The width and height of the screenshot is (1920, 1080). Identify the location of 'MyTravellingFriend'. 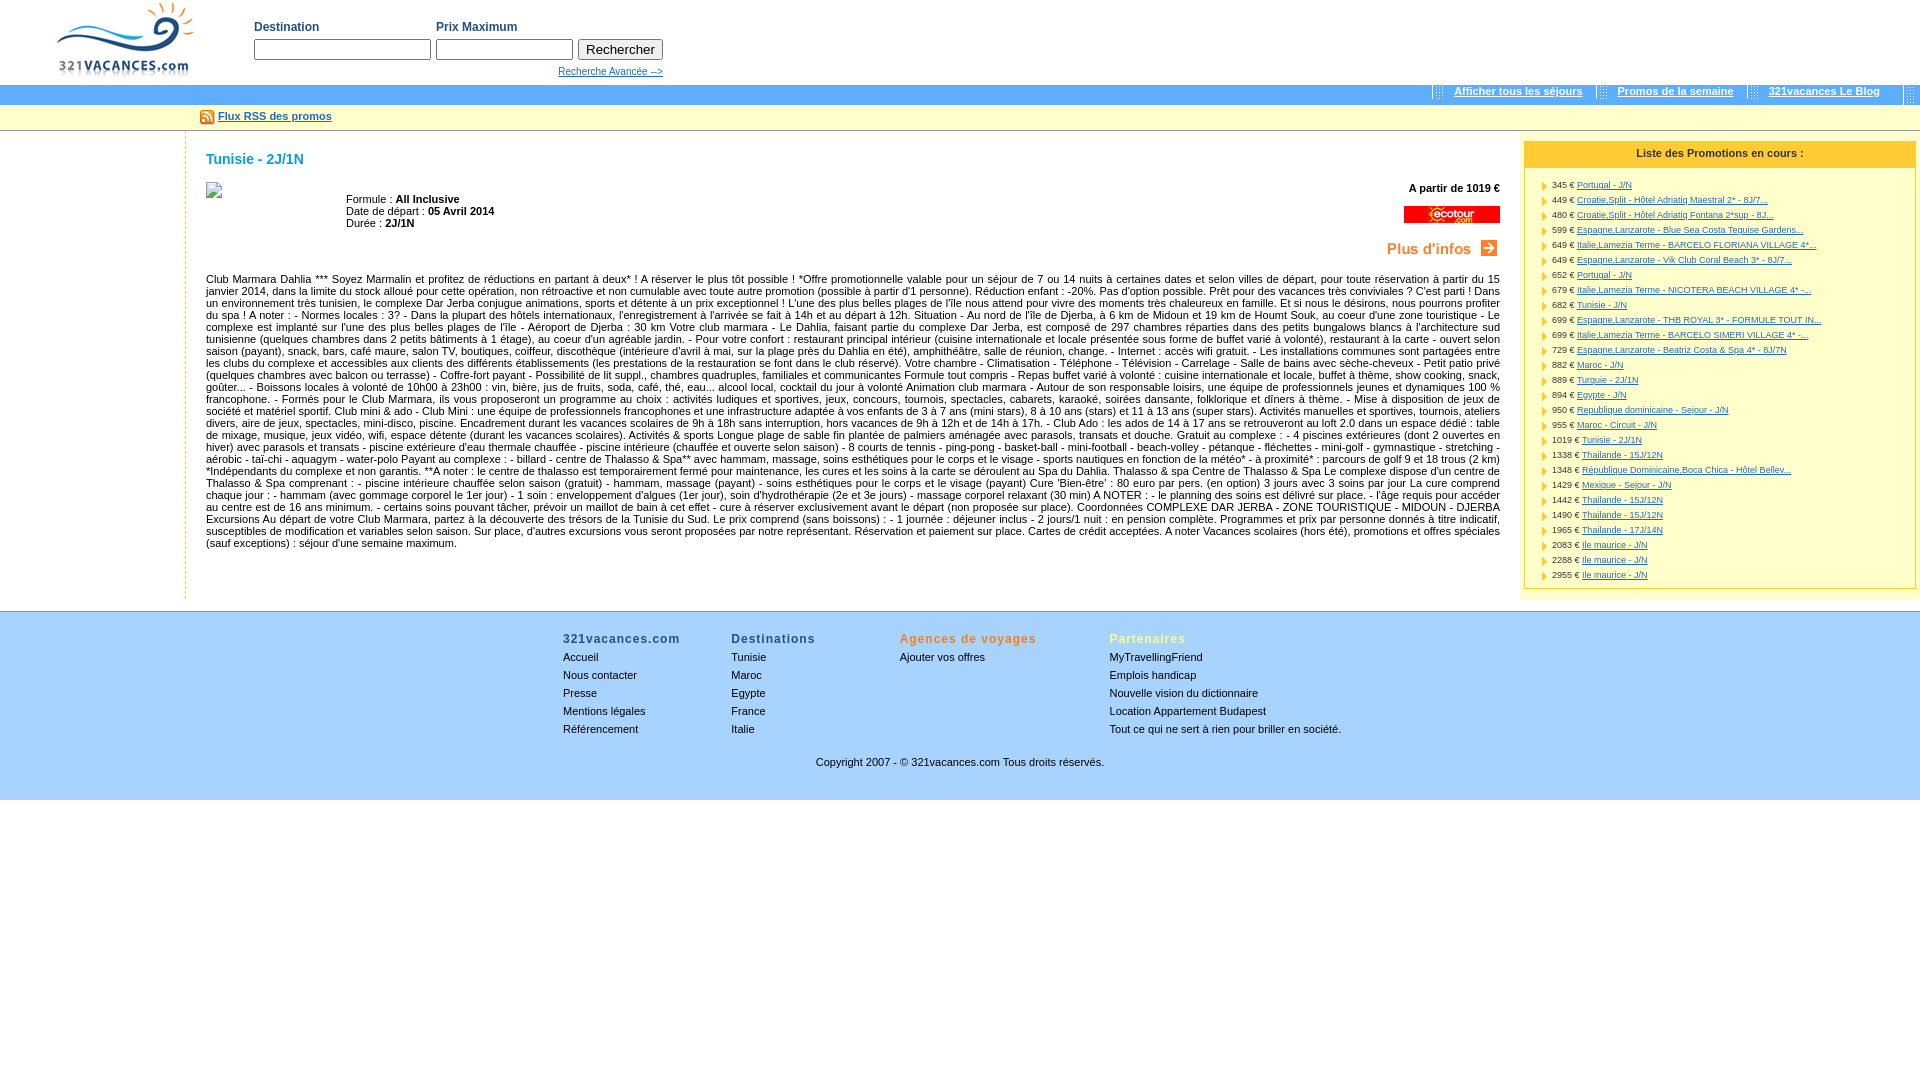
(1108, 656).